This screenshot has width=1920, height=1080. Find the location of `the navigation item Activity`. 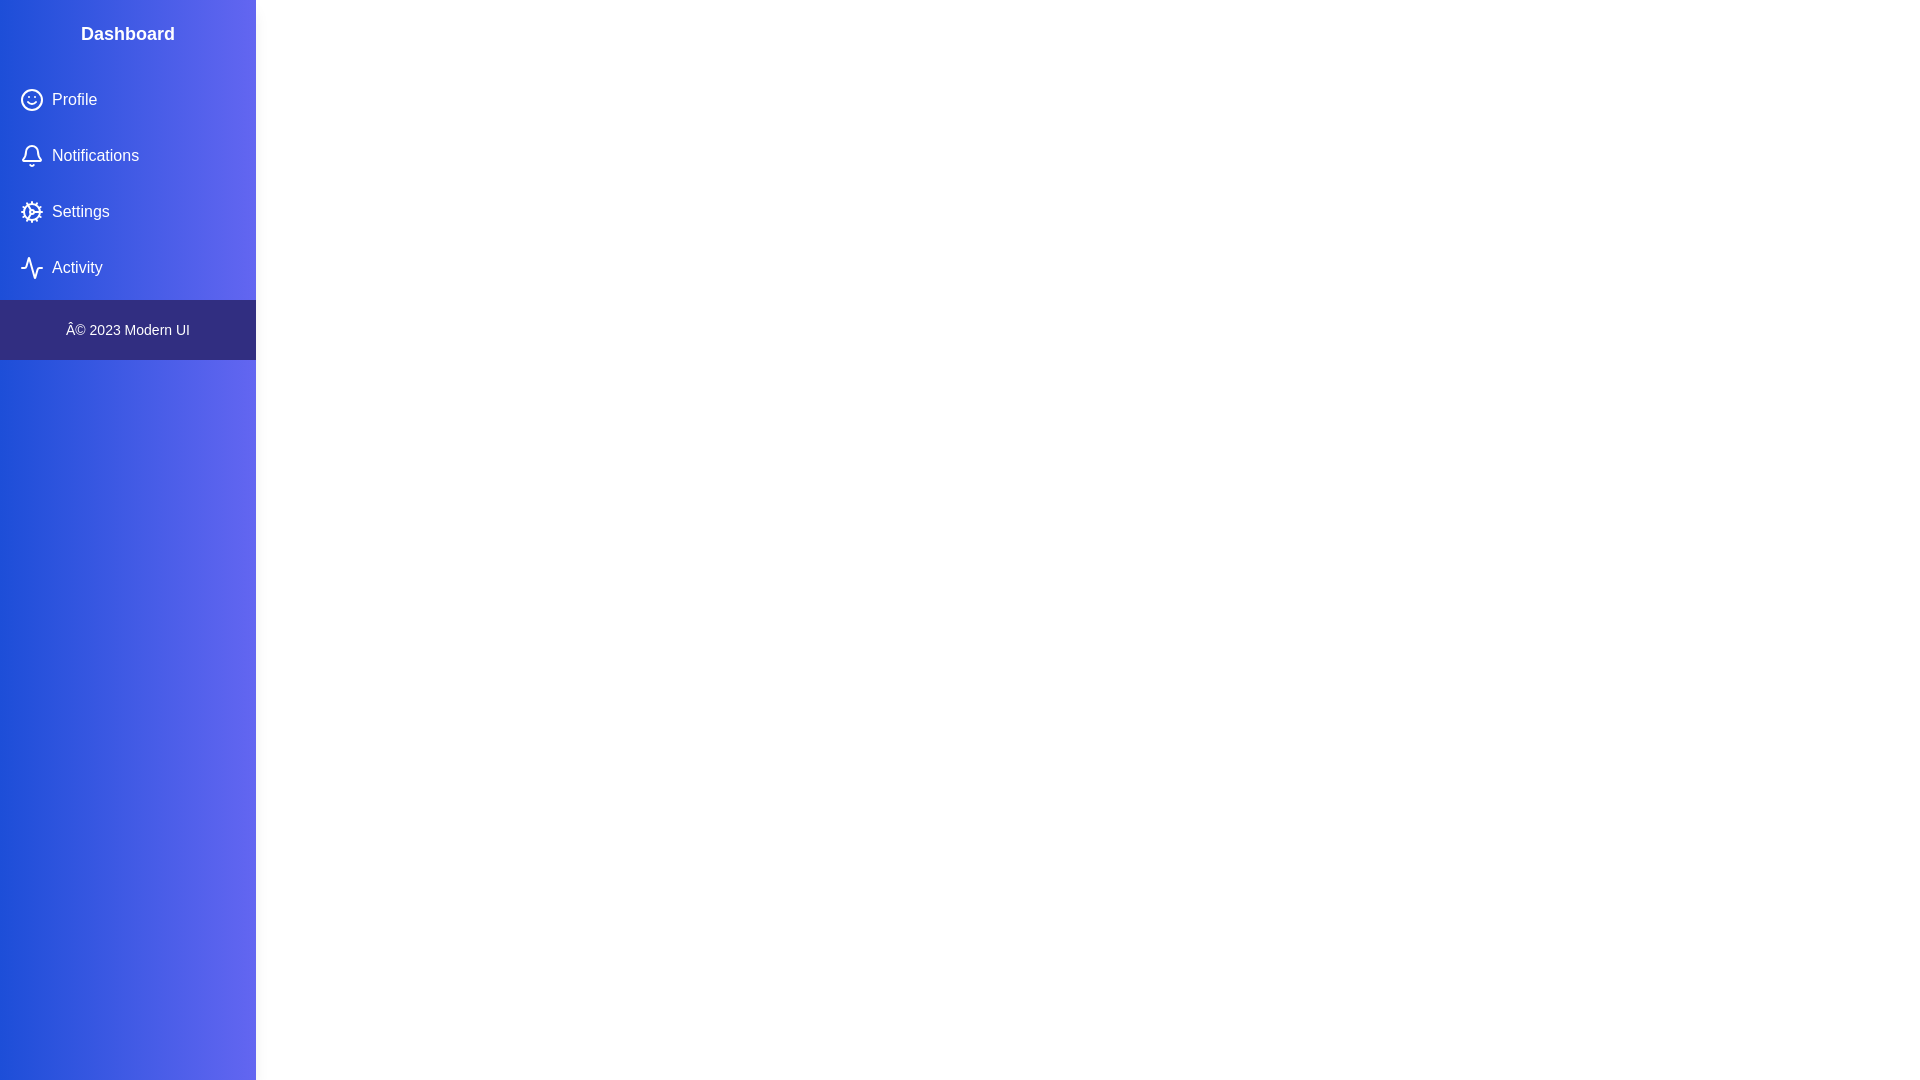

the navigation item Activity is located at coordinates (127, 266).